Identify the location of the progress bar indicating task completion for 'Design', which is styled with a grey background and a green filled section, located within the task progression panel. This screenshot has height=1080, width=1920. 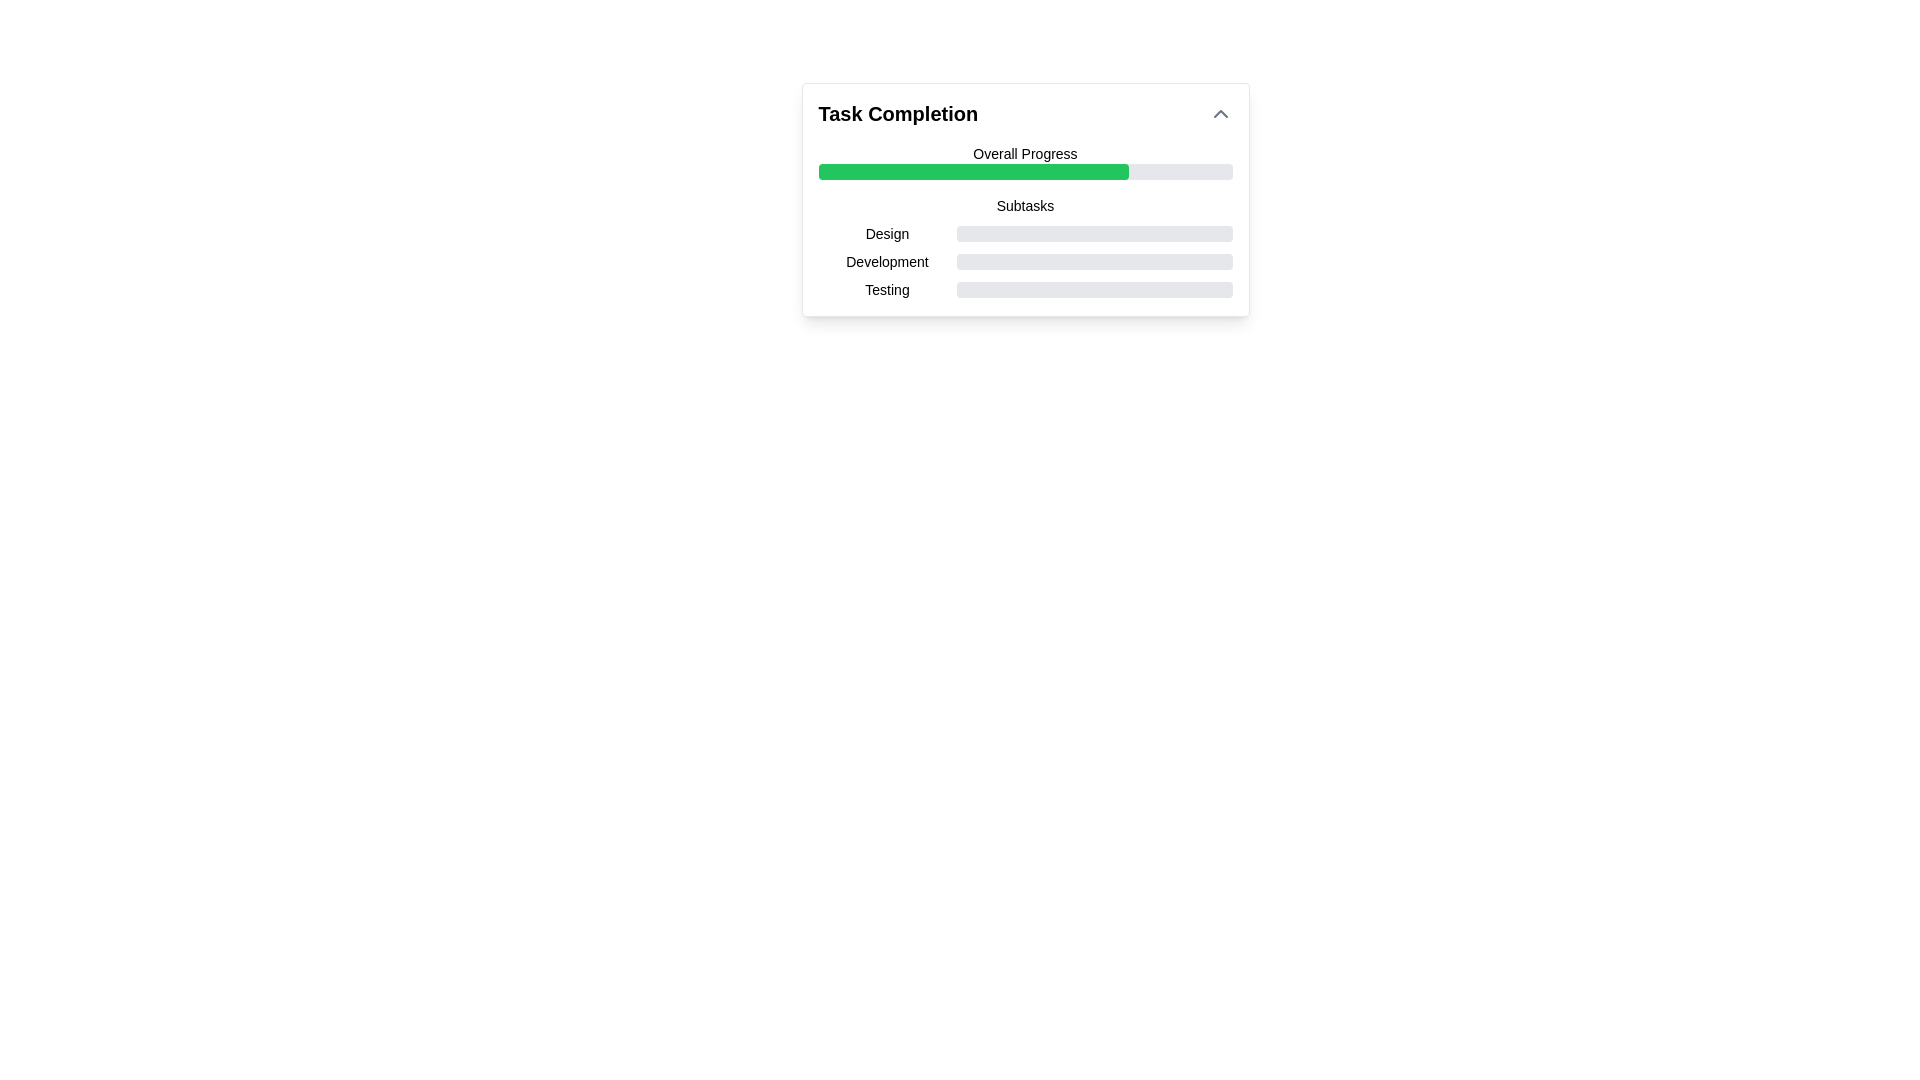
(1093, 233).